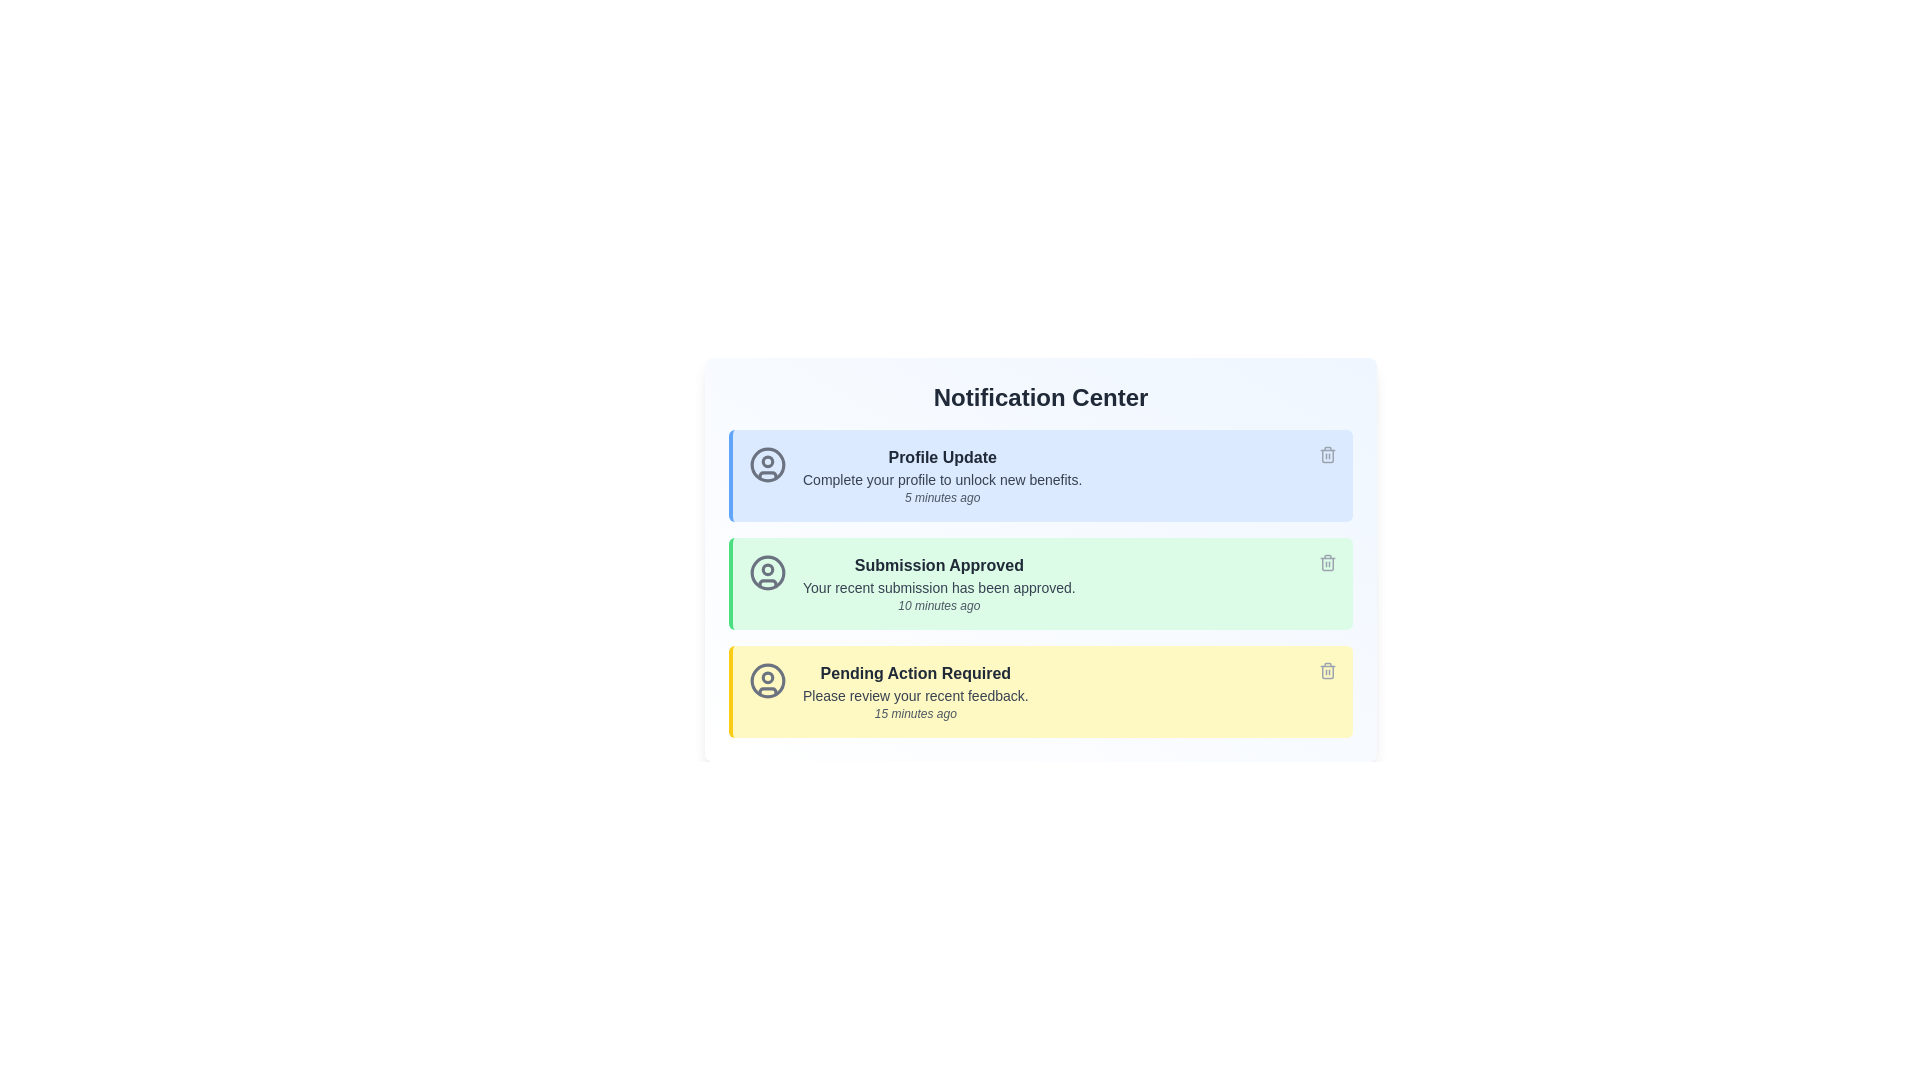 The image size is (1920, 1080). What do you see at coordinates (1040, 475) in the screenshot?
I see `the first Notification card in the Notification Center that informs users about updating their profile and its benefits` at bounding box center [1040, 475].